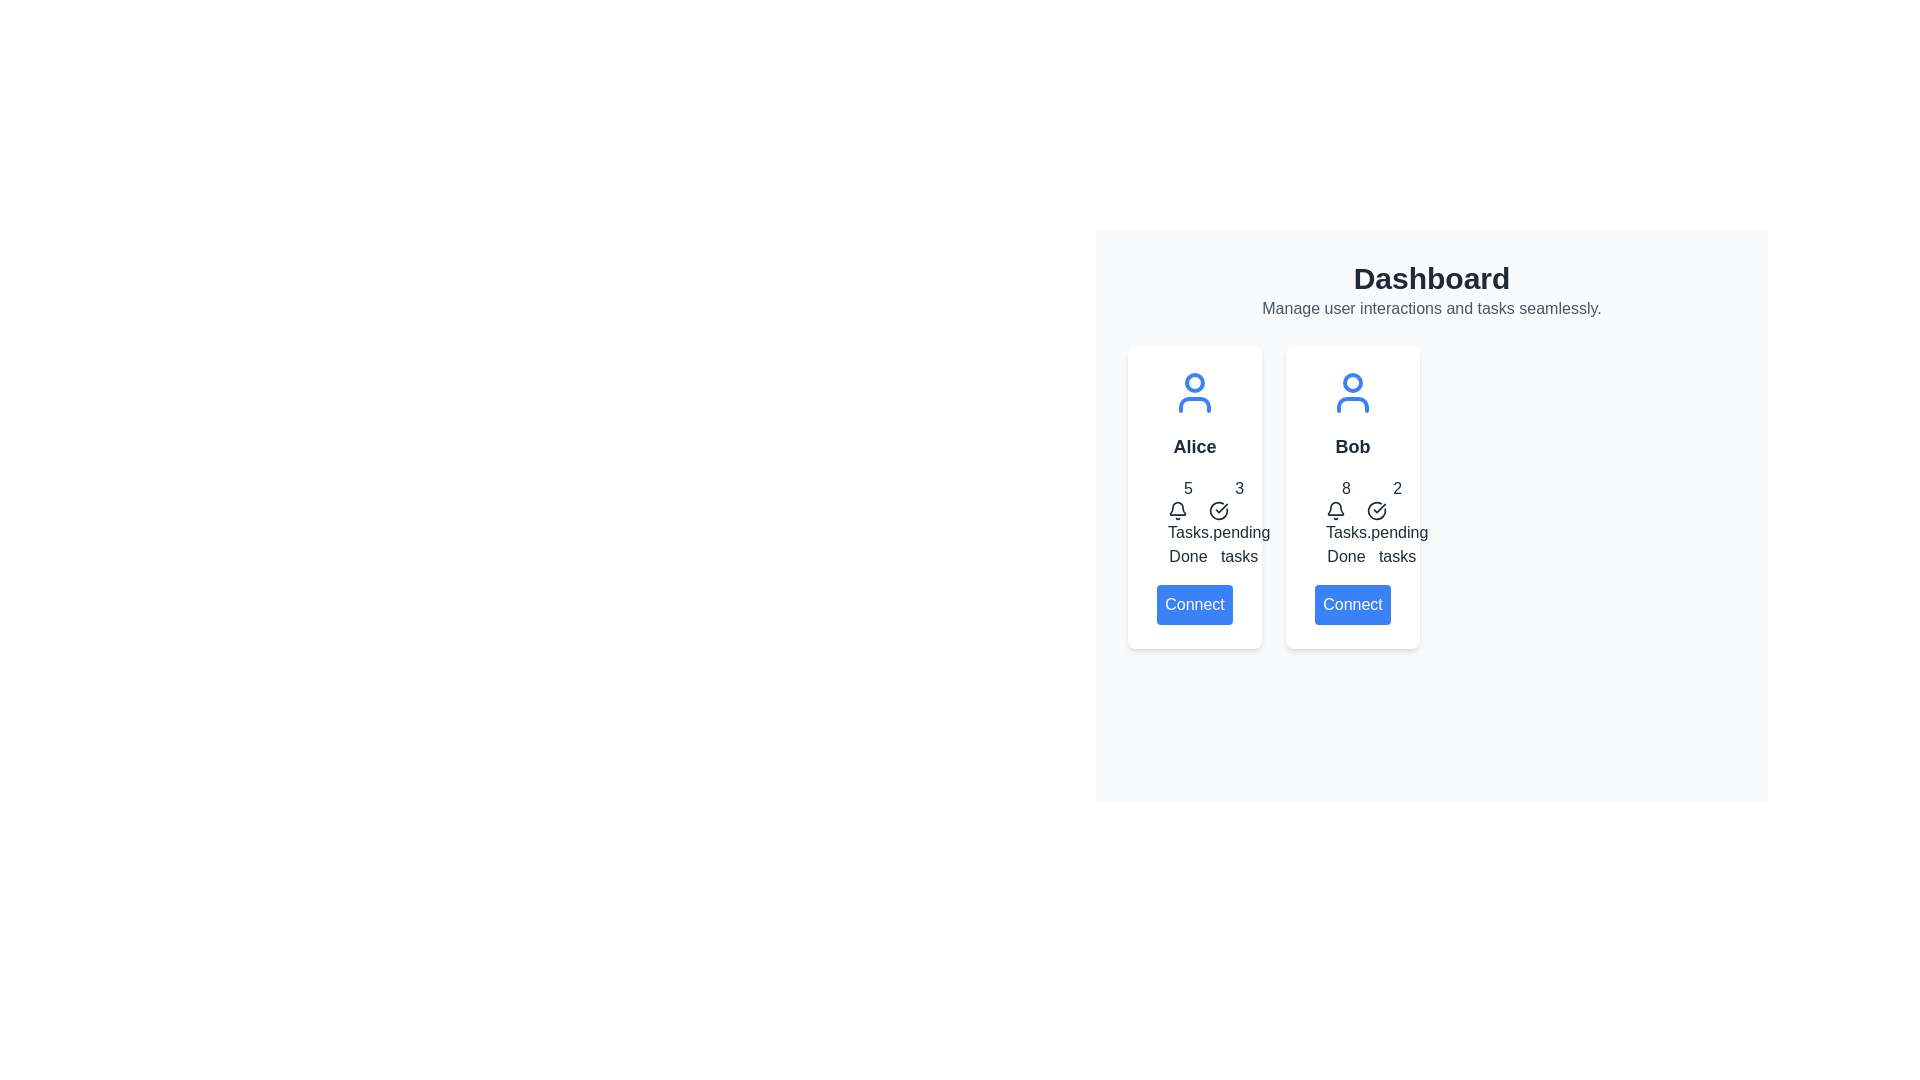  I want to click on information conveyed by the statistical number '3' indicating pending tasks, accompanied by a check mark icon and descriptive text, located in the second group representing 'Alice', so click(1238, 522).